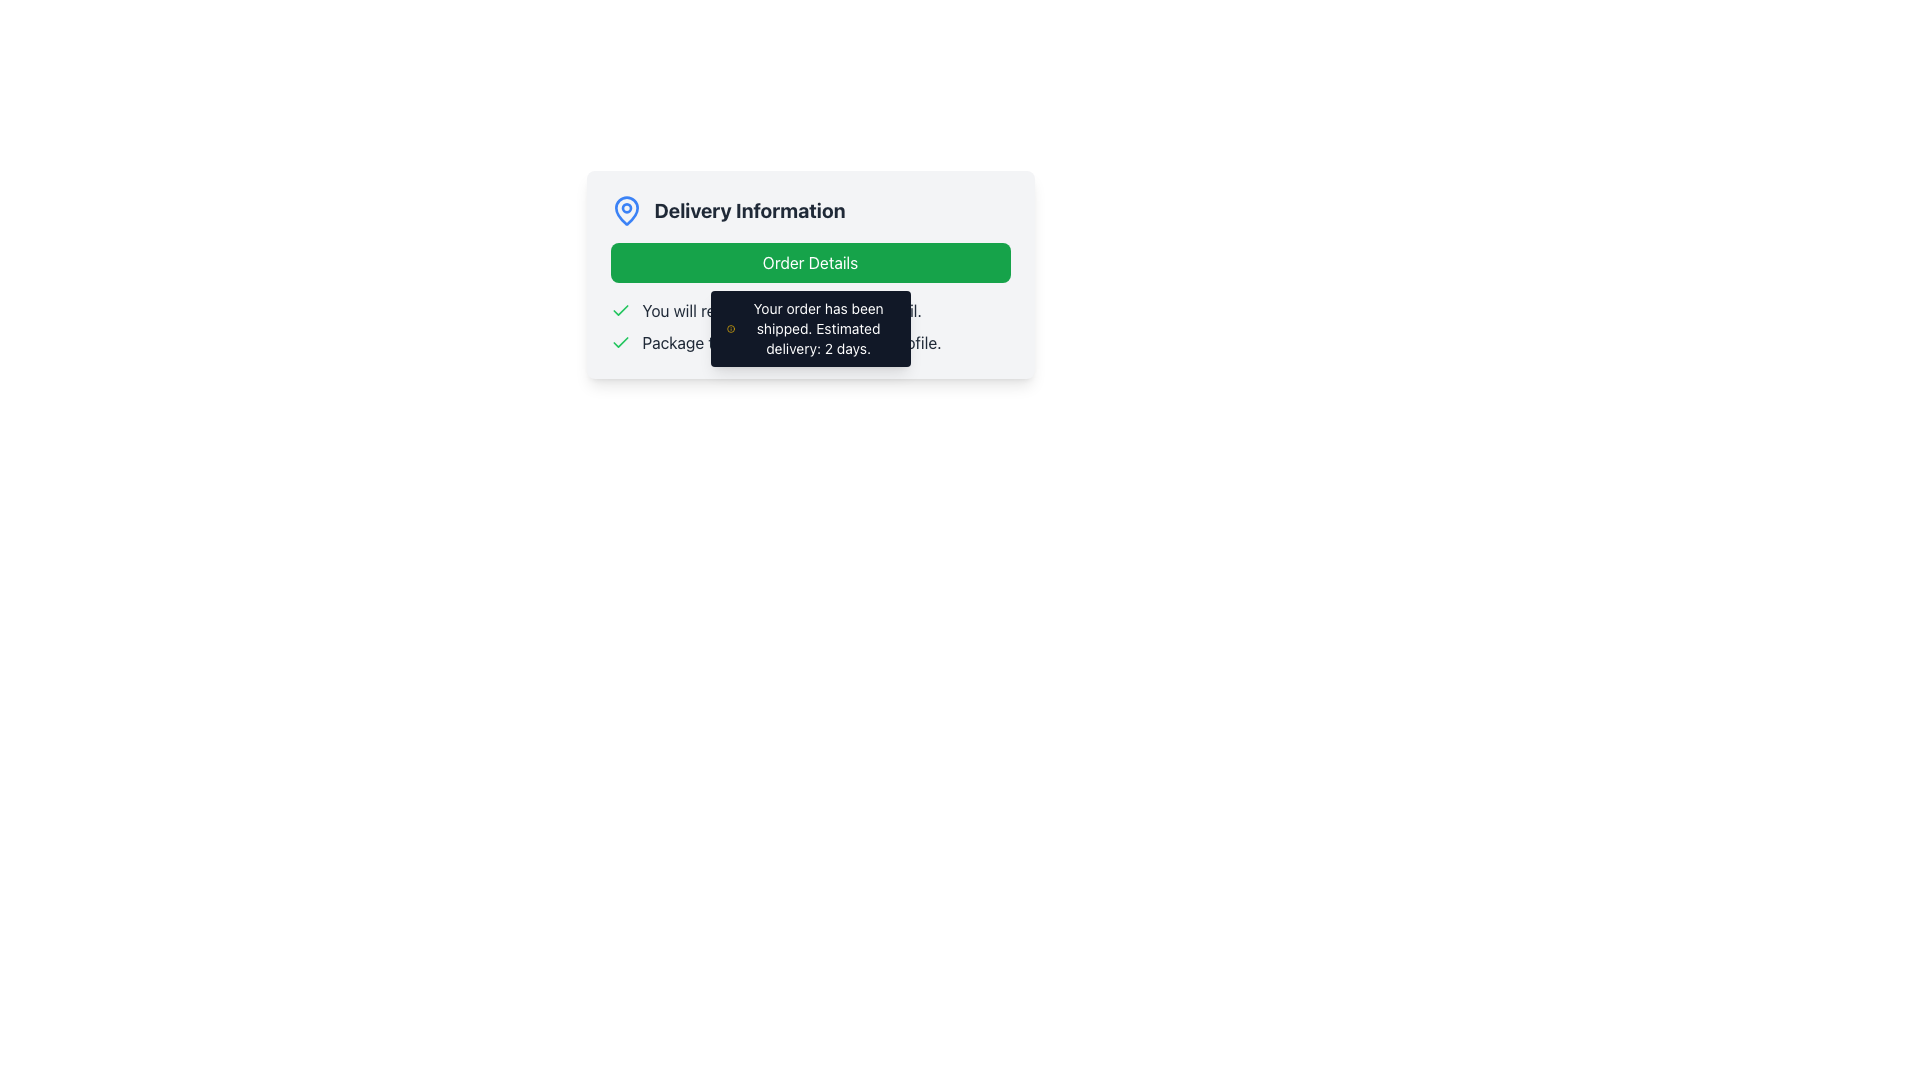 This screenshot has width=1920, height=1080. I want to click on text inside the tooltip that appears below the 'Order Details' button, which contains the message 'Your order has been shipped. Estimated delivery: 2 days.', so click(810, 327).